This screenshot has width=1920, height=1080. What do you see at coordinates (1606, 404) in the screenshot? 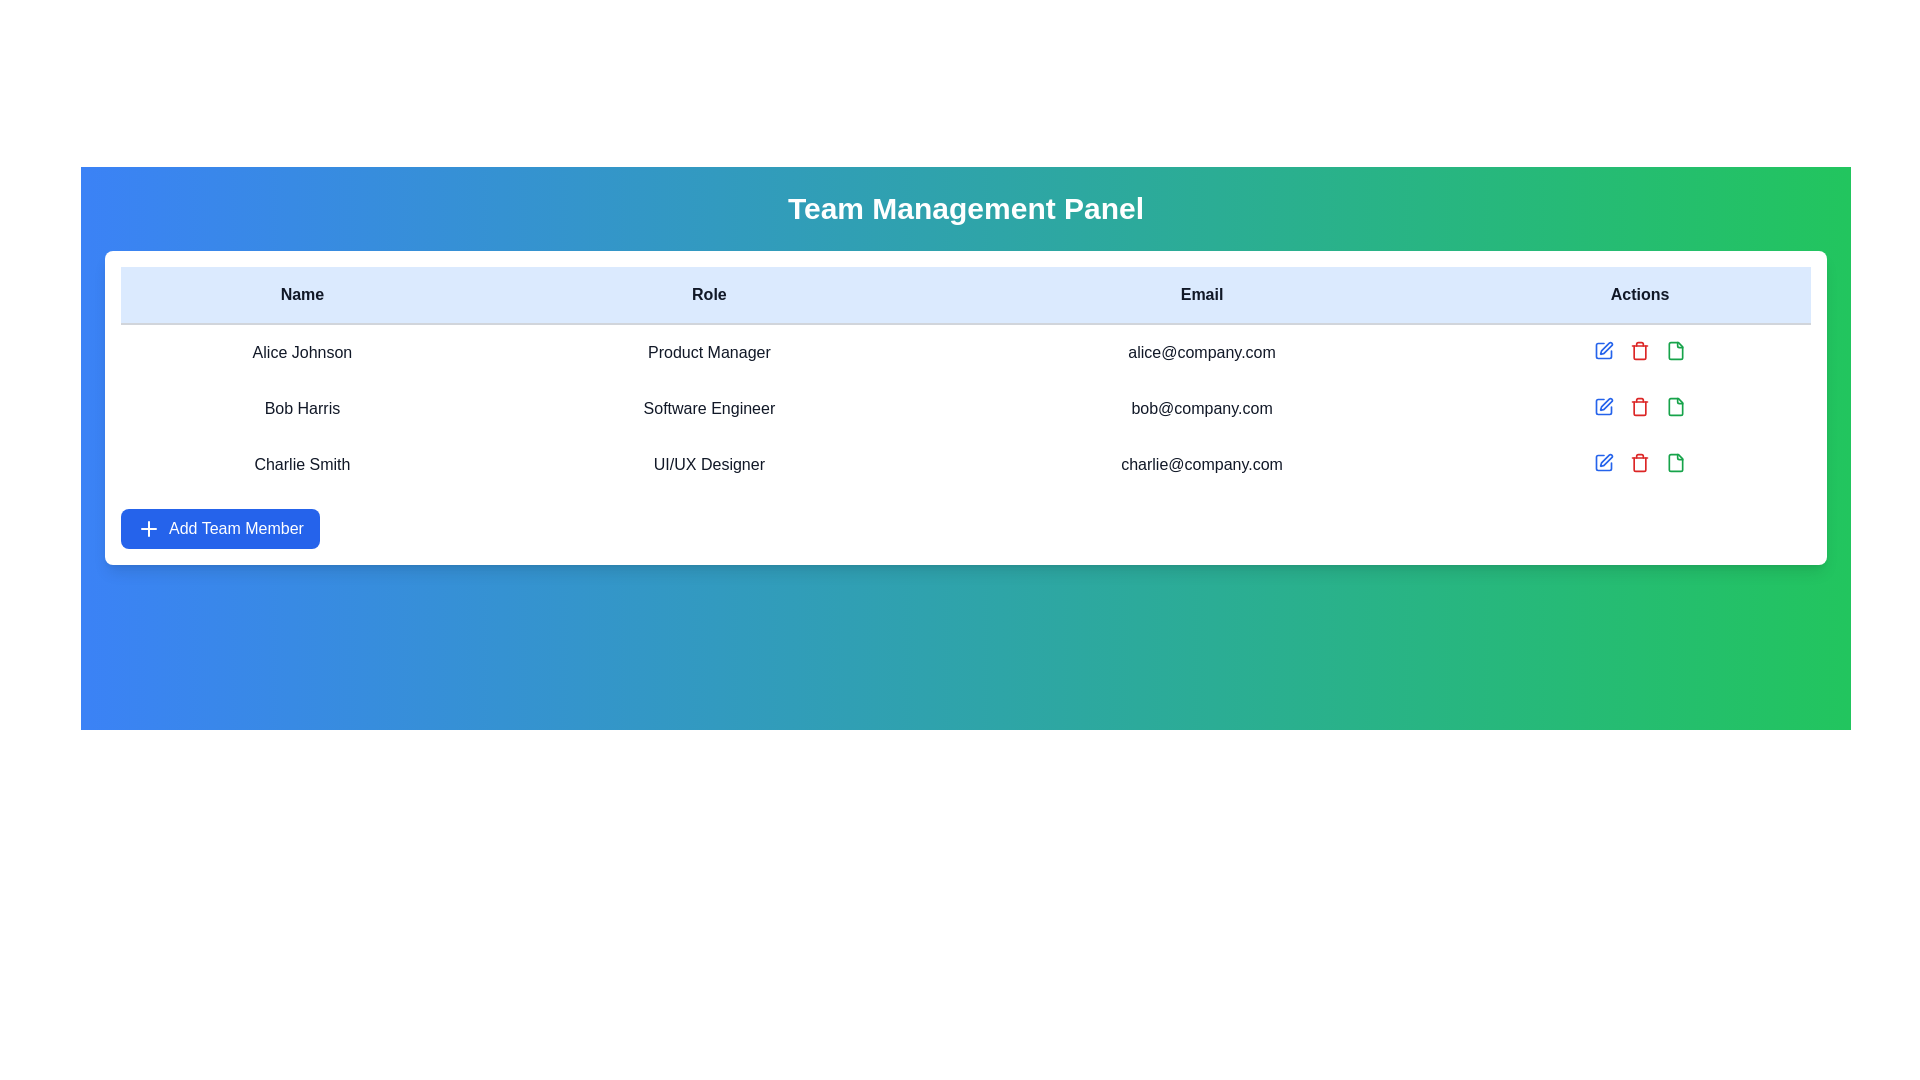
I see `the blue pen-shaped icon in the Actions column of the team management table to initiate editing` at bounding box center [1606, 404].